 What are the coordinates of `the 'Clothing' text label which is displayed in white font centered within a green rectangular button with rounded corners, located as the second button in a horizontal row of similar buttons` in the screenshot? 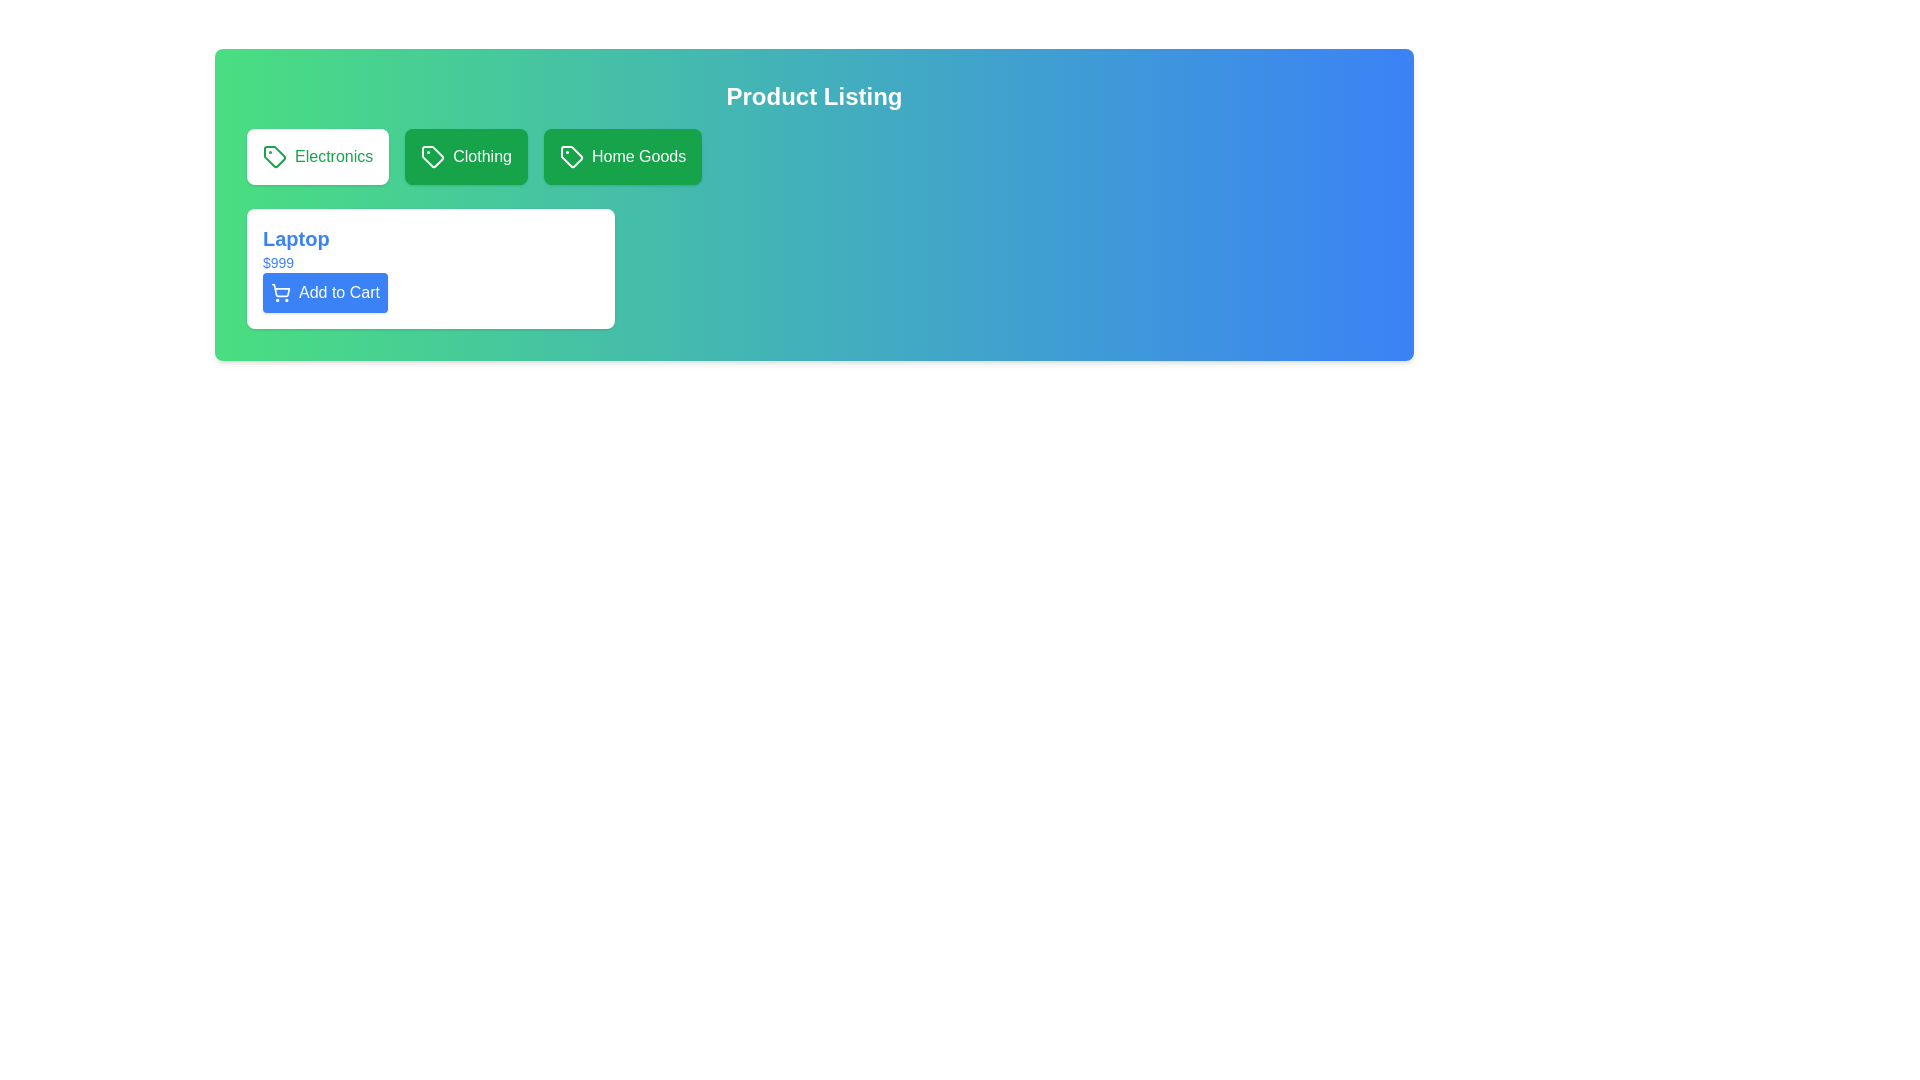 It's located at (482, 156).